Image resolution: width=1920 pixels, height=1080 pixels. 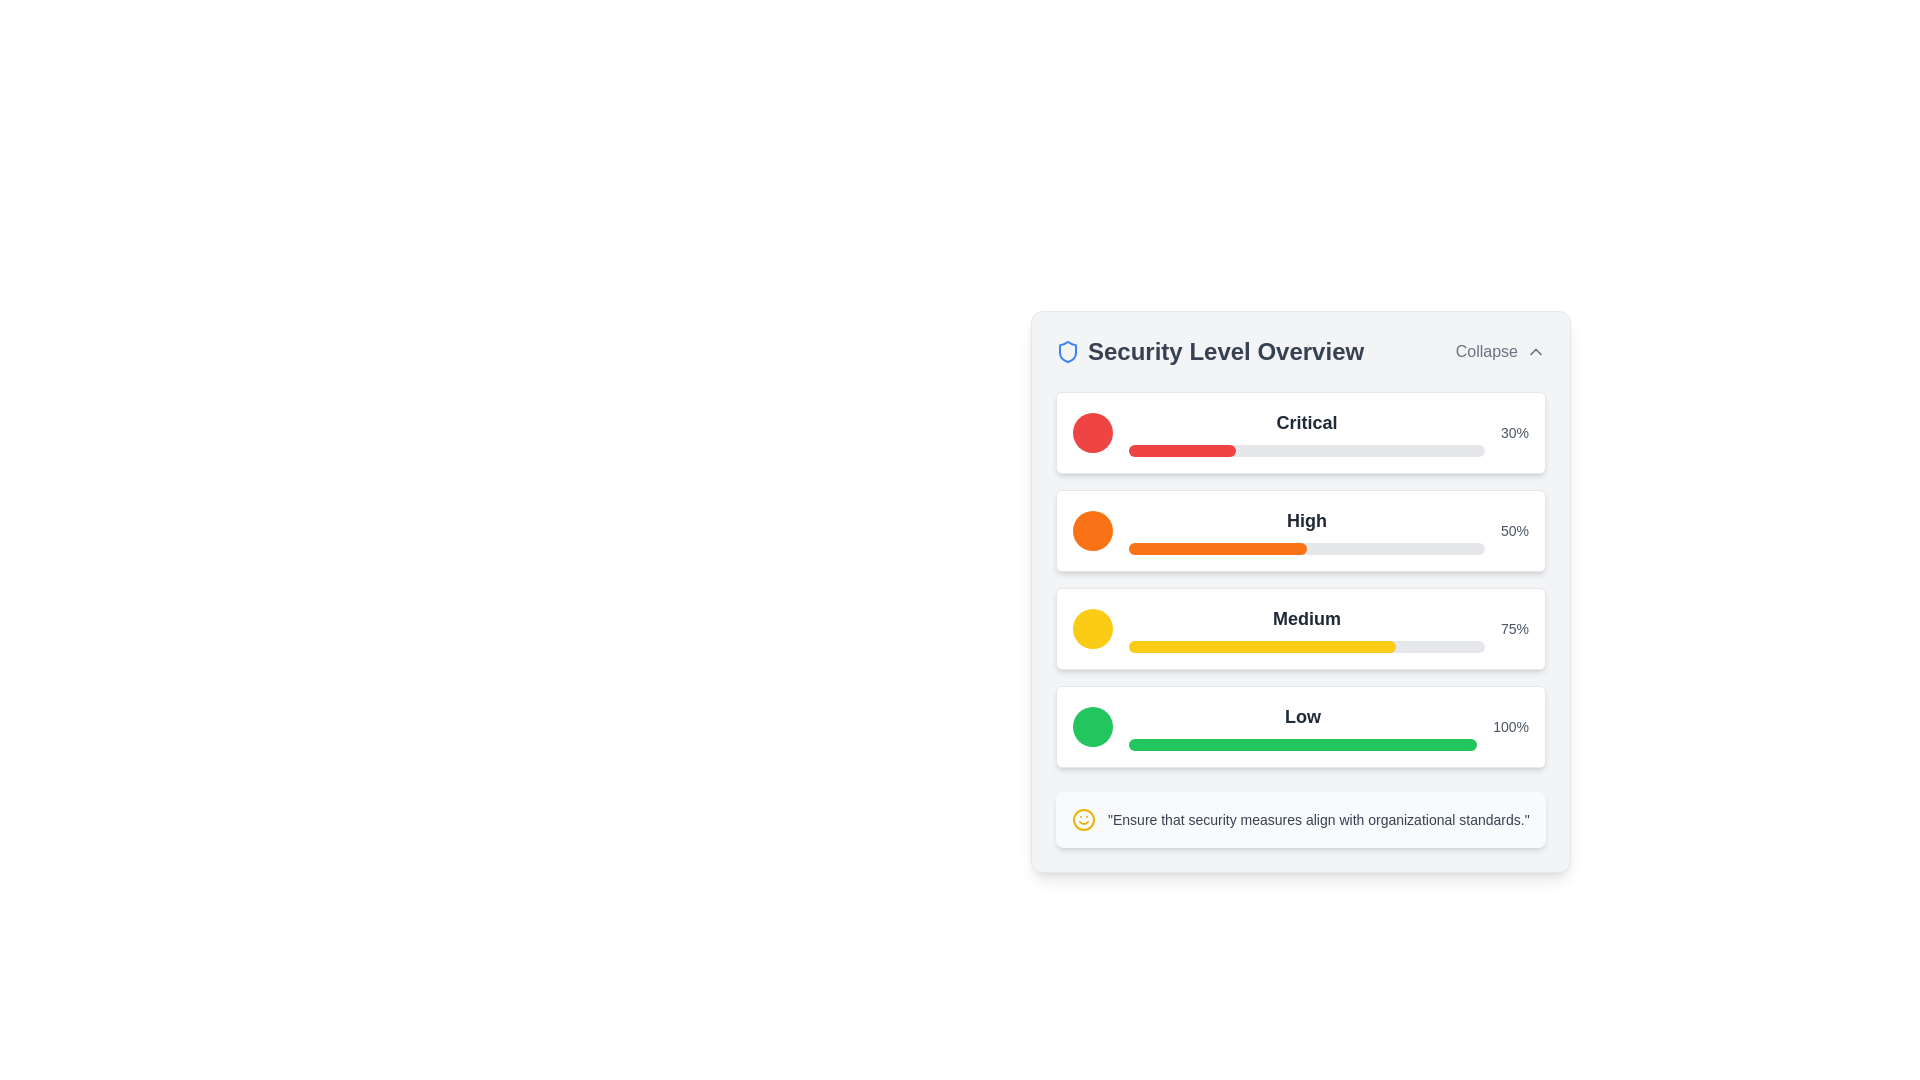 I want to click on the 'Low' status indicator widget, which has a progress bar displaying '100%' and is positioned fourth in the vertical list of status indicators, so click(x=1300, y=726).